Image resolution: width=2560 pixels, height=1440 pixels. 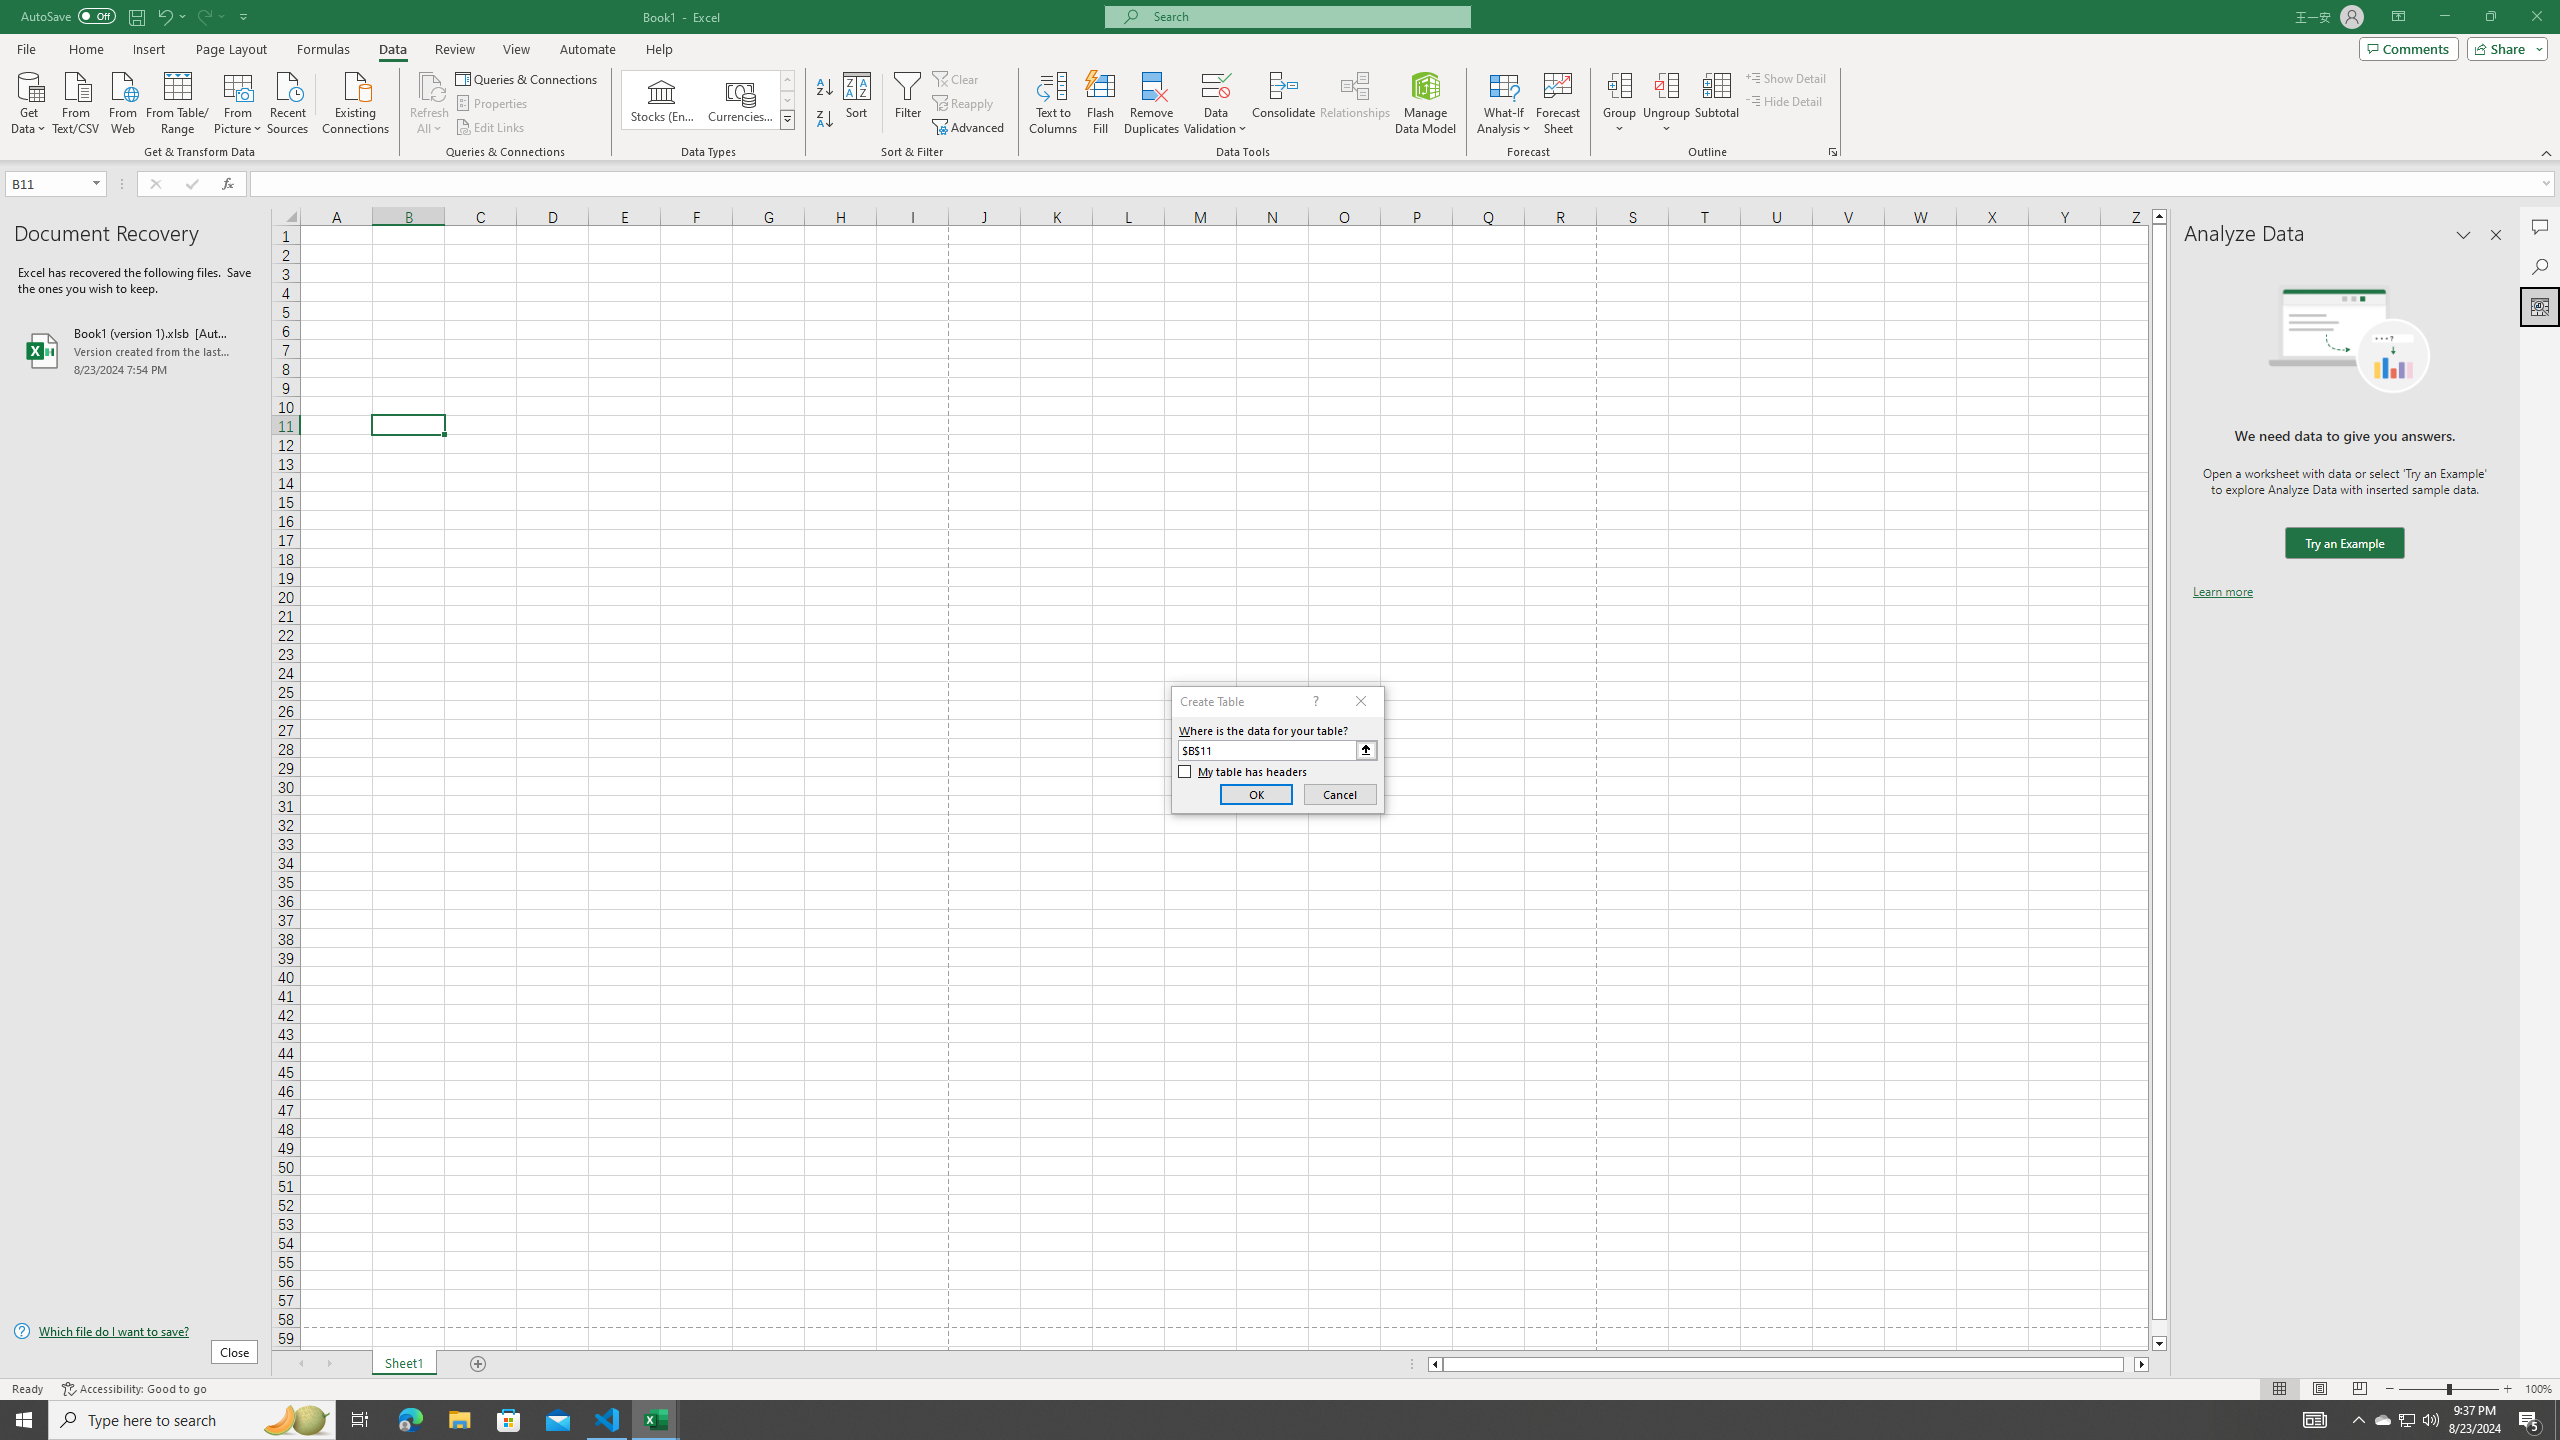 What do you see at coordinates (1716, 103) in the screenshot?
I see `'Subtotal'` at bounding box center [1716, 103].